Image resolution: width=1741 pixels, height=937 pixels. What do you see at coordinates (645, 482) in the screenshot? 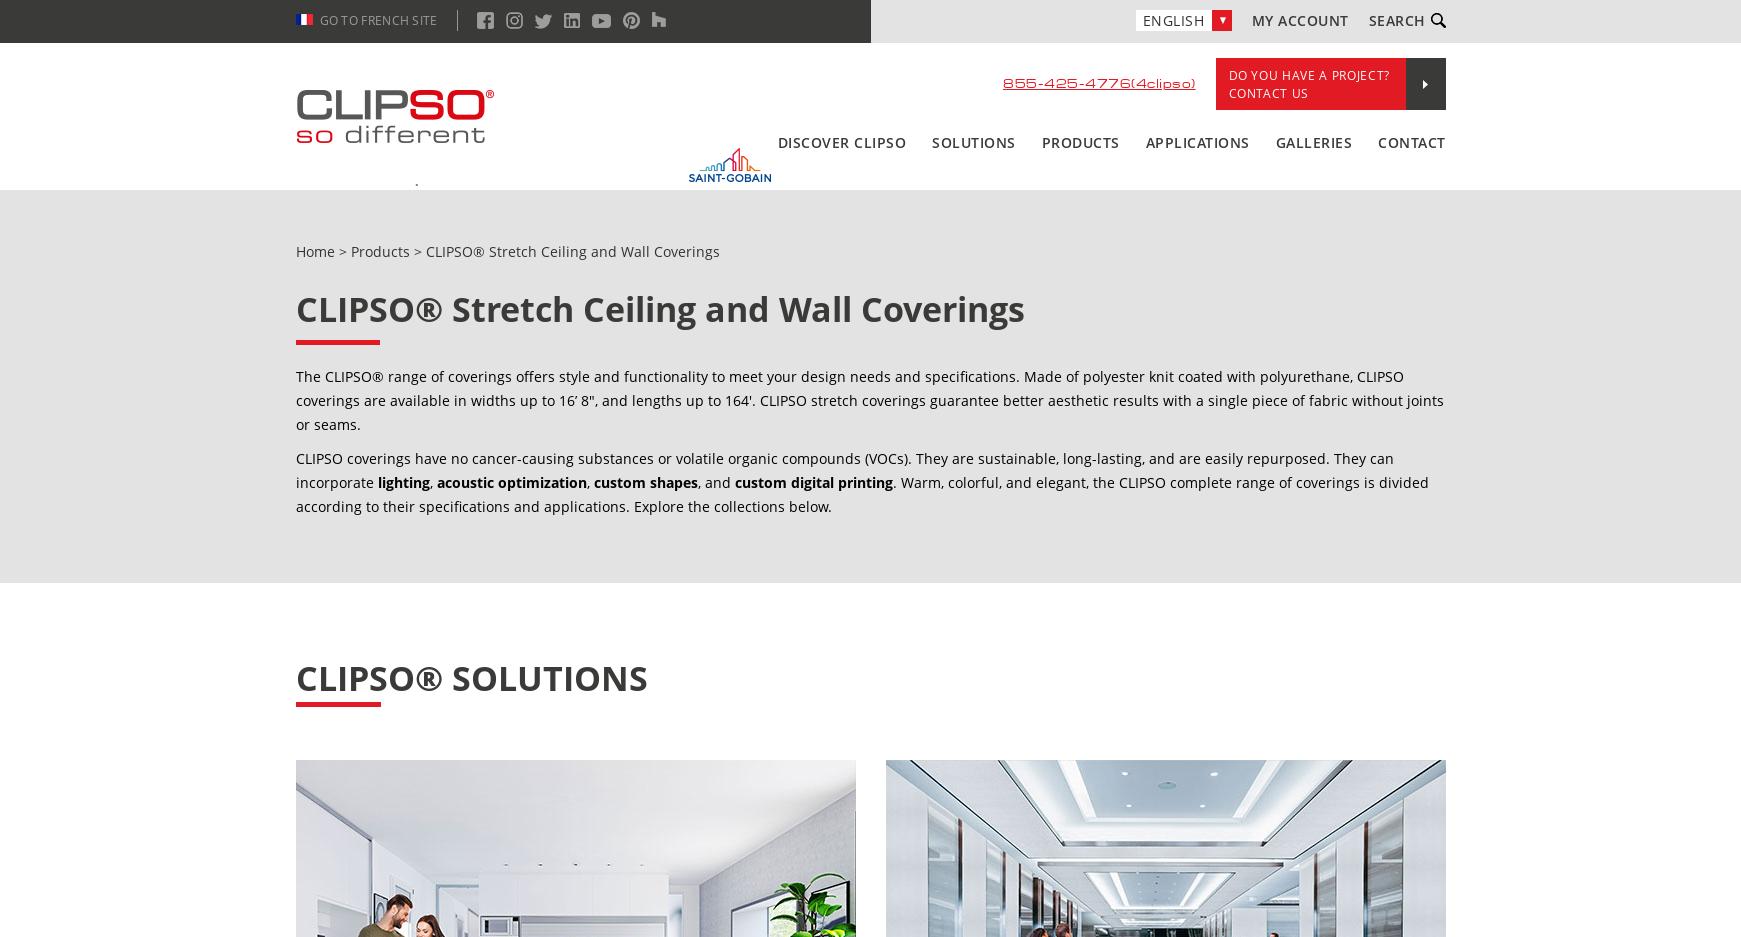
I see `'custom shapes'` at bounding box center [645, 482].